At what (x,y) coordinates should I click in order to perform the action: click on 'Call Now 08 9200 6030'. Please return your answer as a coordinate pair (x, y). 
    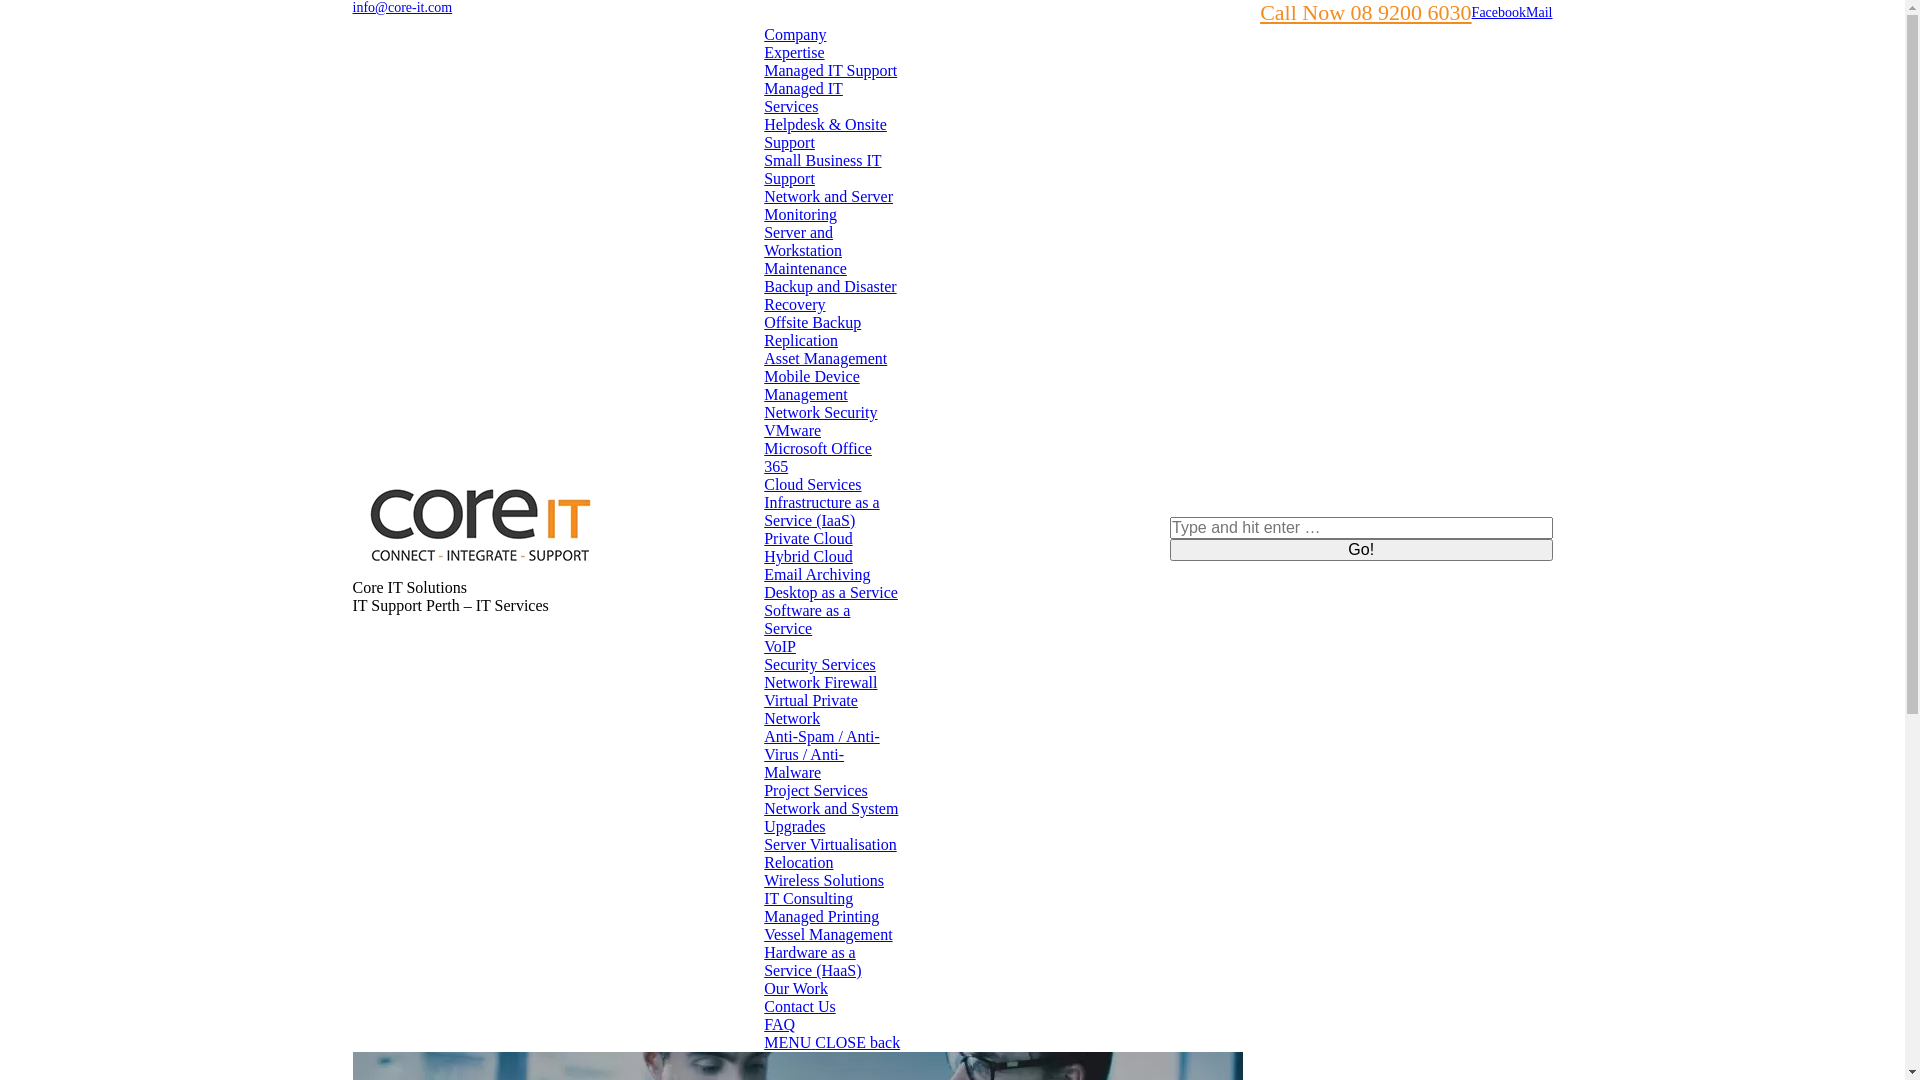
    Looking at the image, I should click on (1364, 12).